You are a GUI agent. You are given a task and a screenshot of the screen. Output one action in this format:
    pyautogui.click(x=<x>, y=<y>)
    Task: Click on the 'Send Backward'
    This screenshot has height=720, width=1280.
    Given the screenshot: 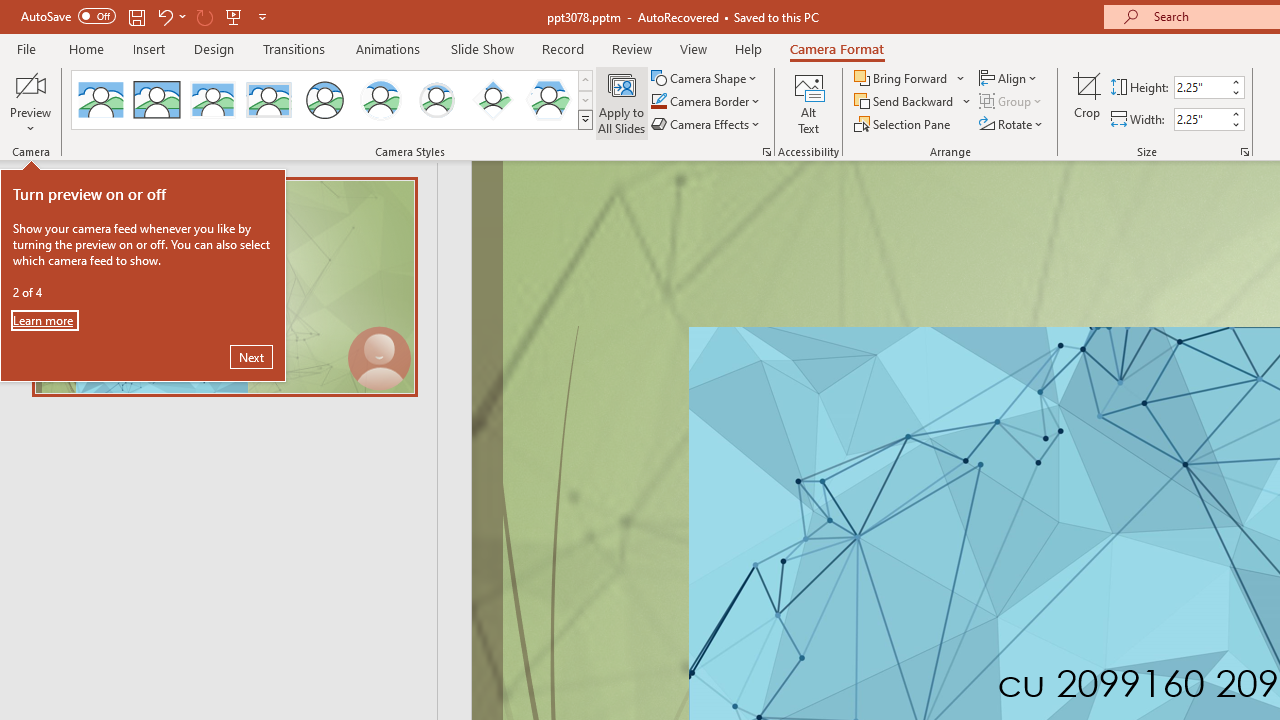 What is the action you would take?
    pyautogui.click(x=912, y=101)
    